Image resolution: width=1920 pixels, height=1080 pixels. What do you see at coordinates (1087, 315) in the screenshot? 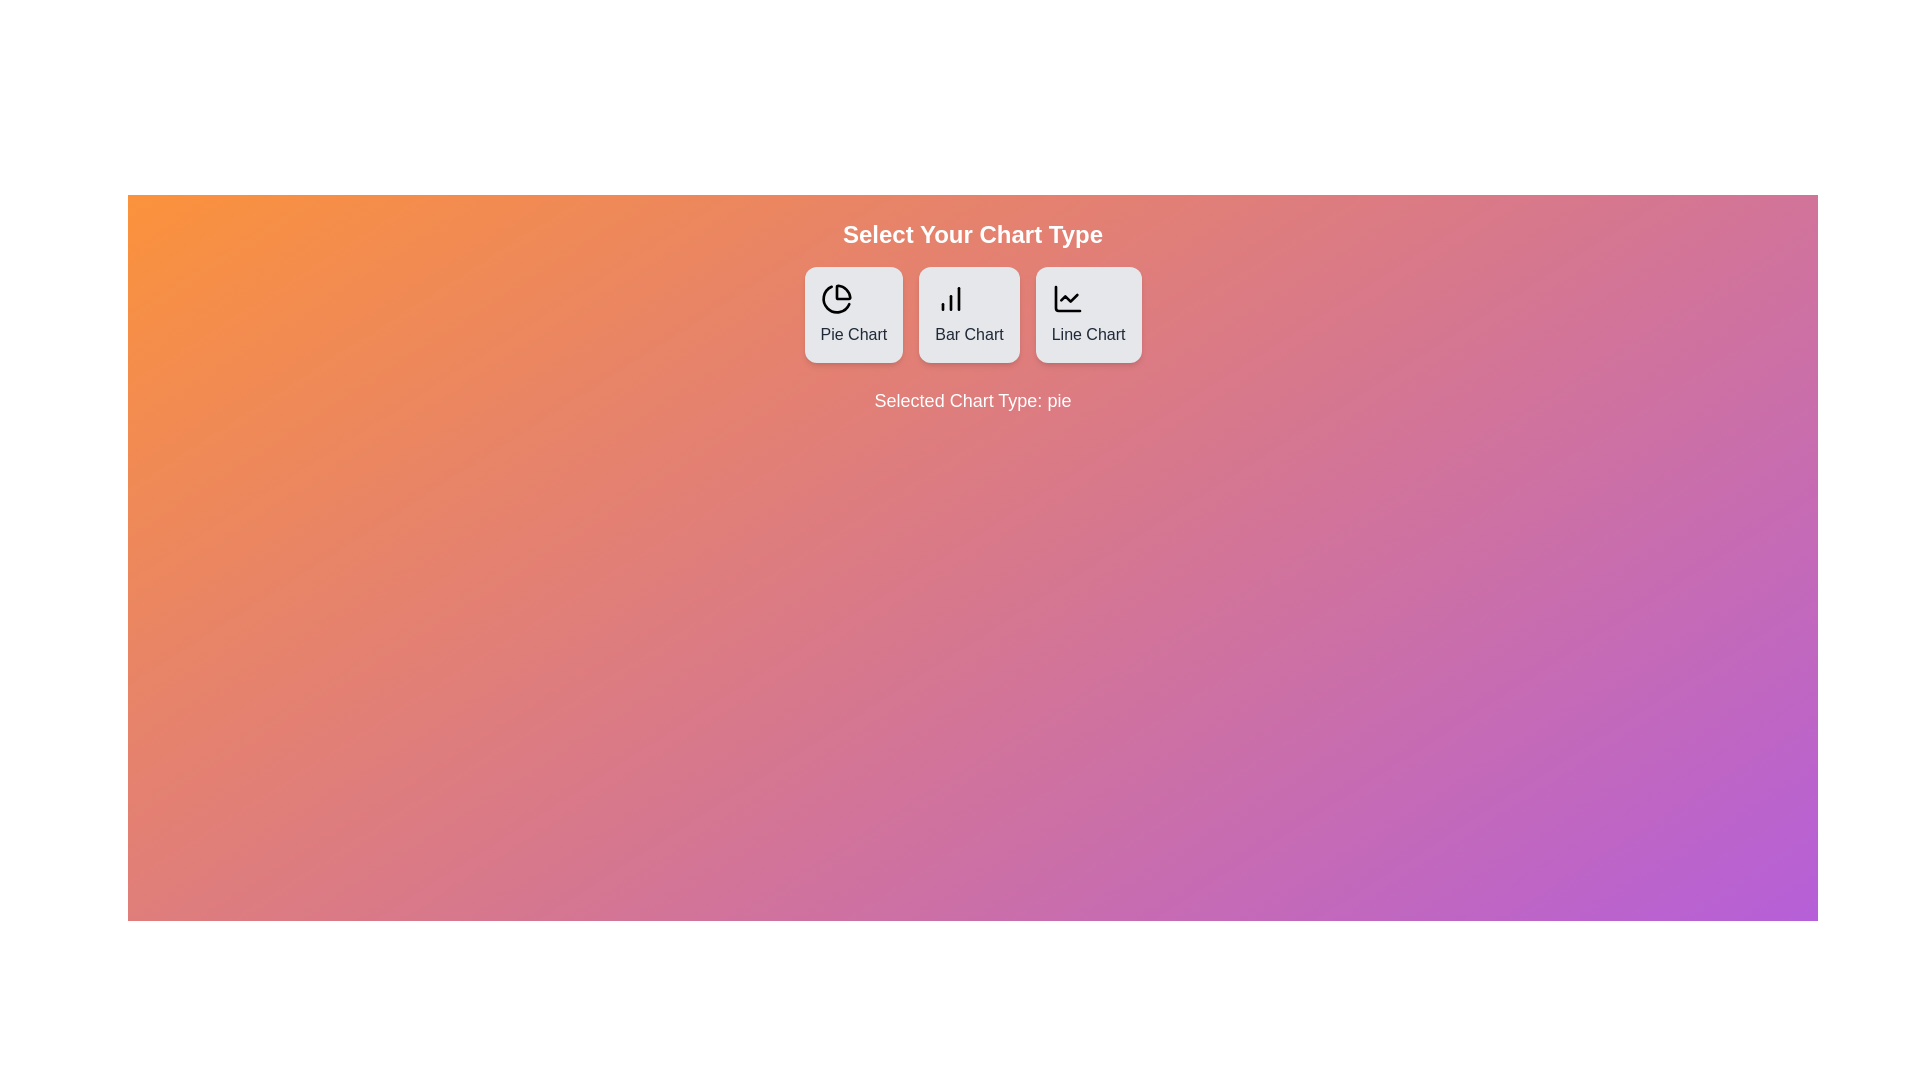
I see `the Line Chart button to observe the hover effect` at bounding box center [1087, 315].